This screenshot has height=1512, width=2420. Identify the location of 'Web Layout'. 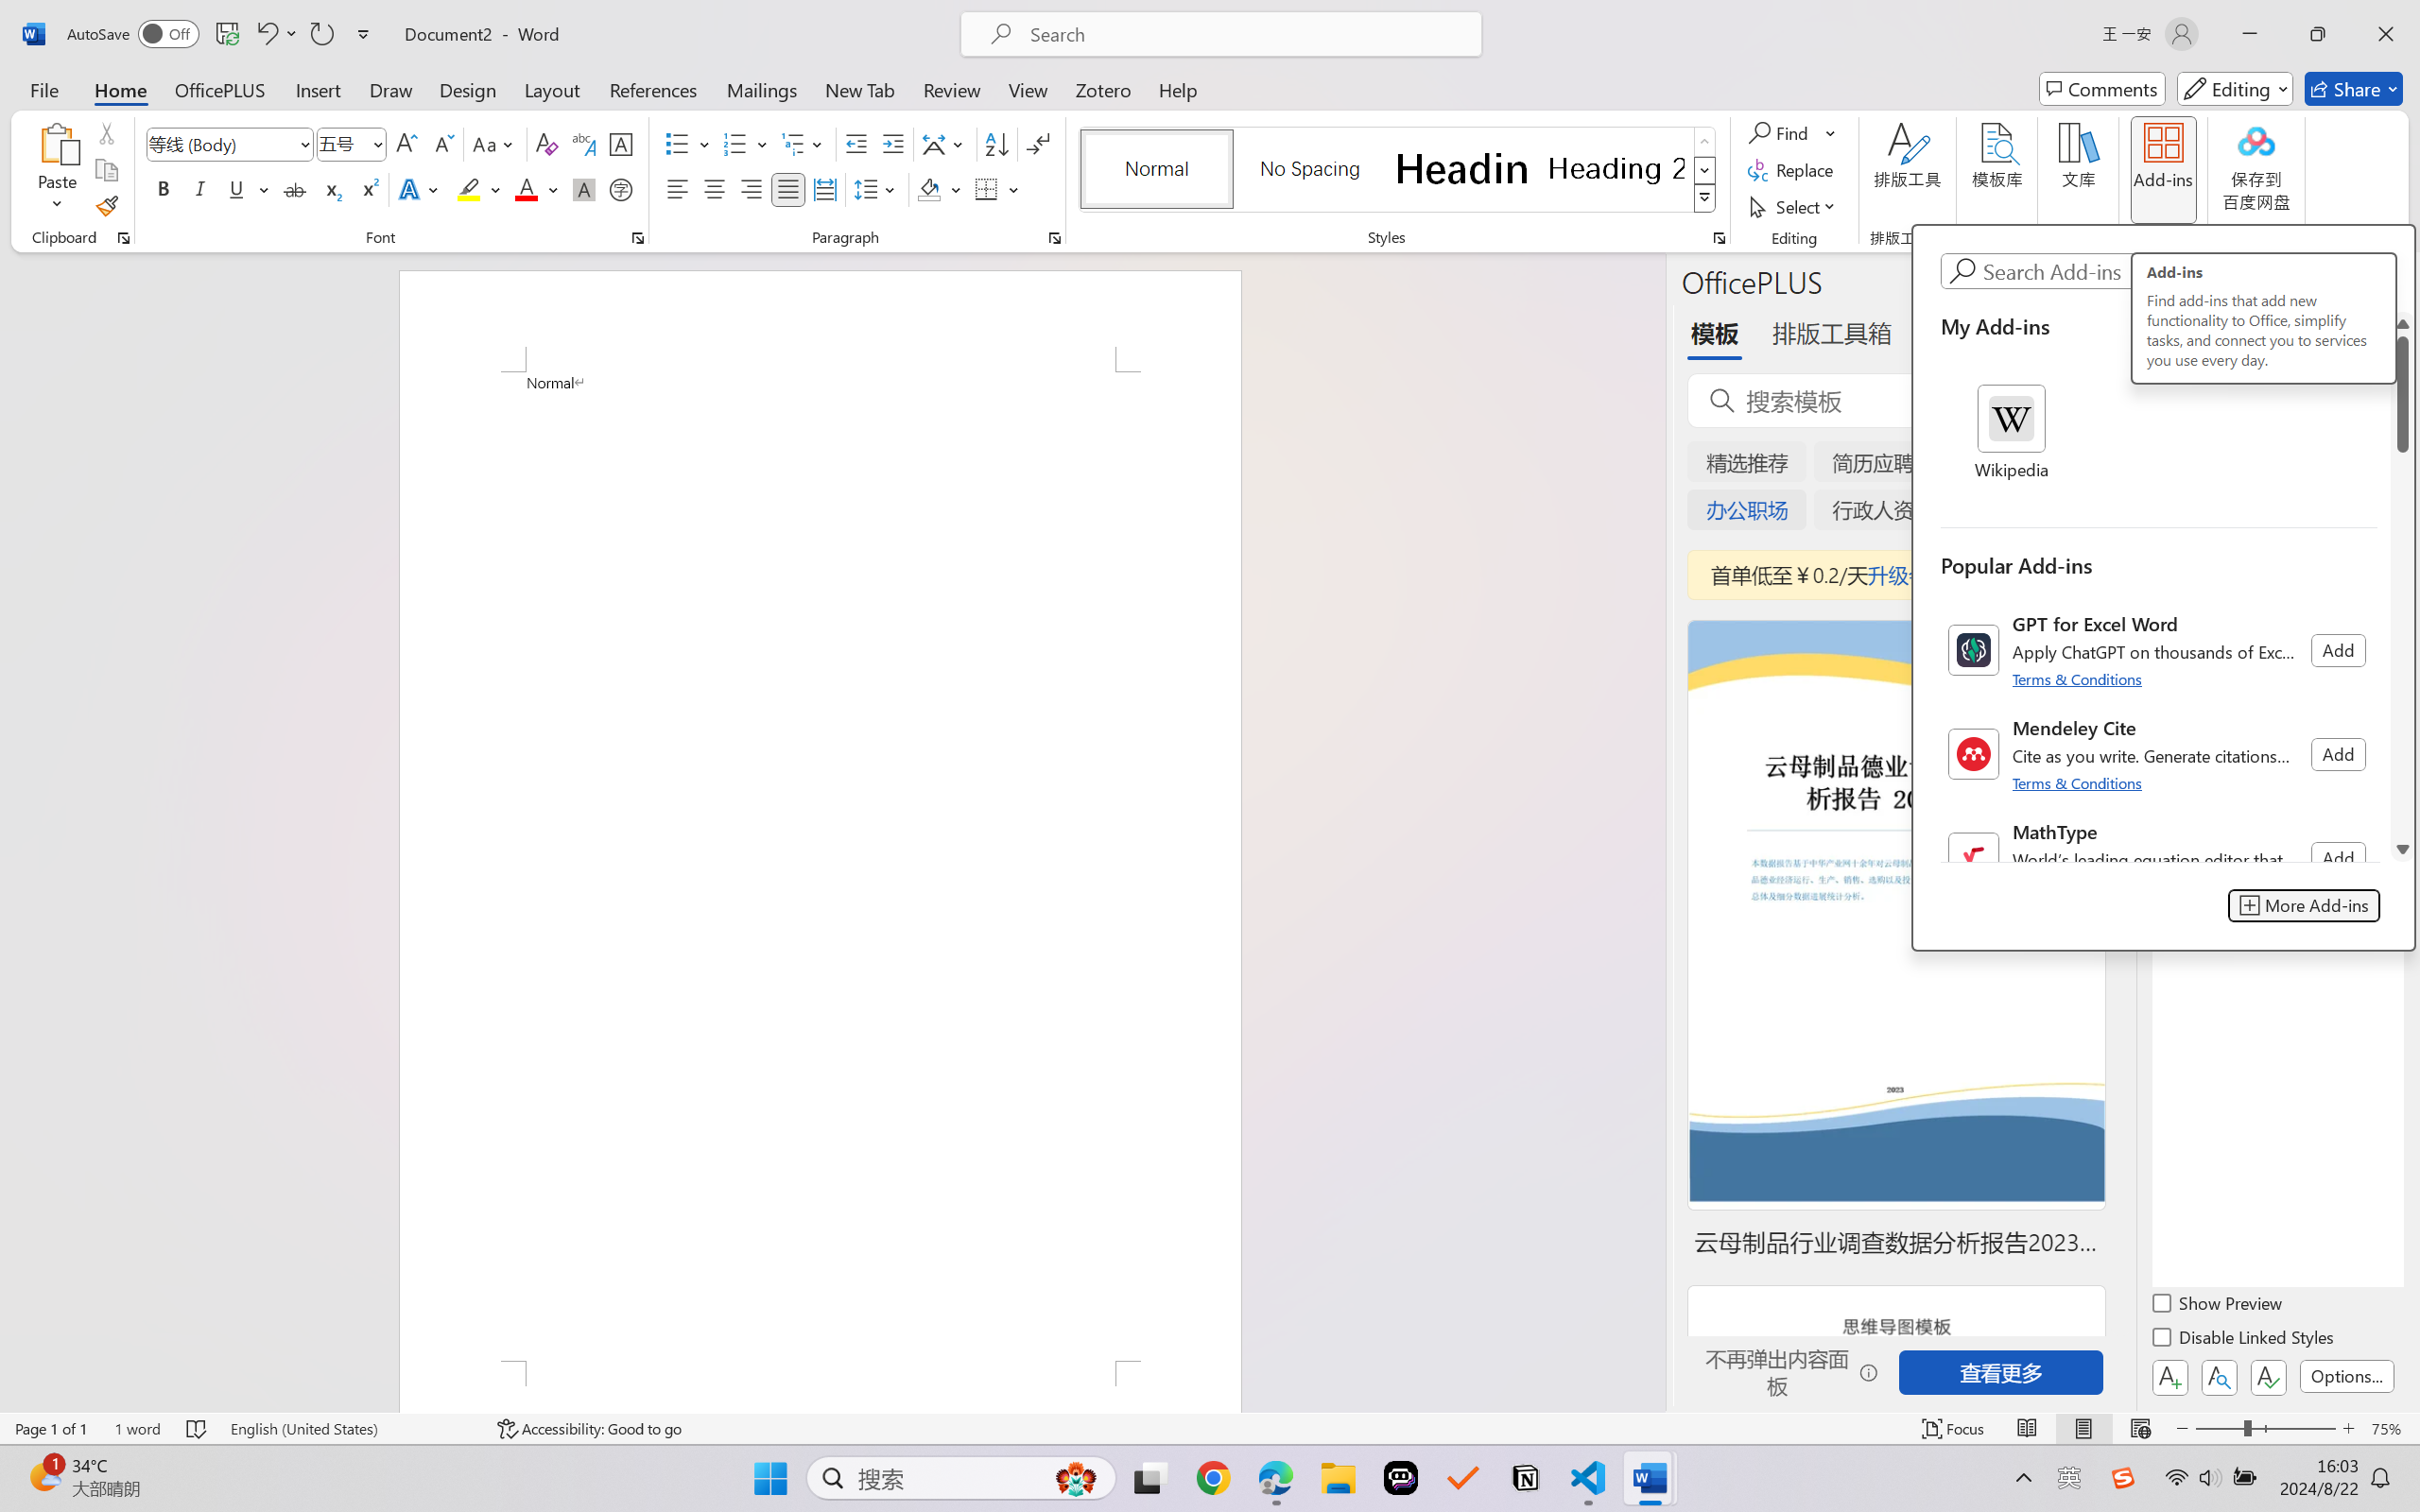
(2139, 1428).